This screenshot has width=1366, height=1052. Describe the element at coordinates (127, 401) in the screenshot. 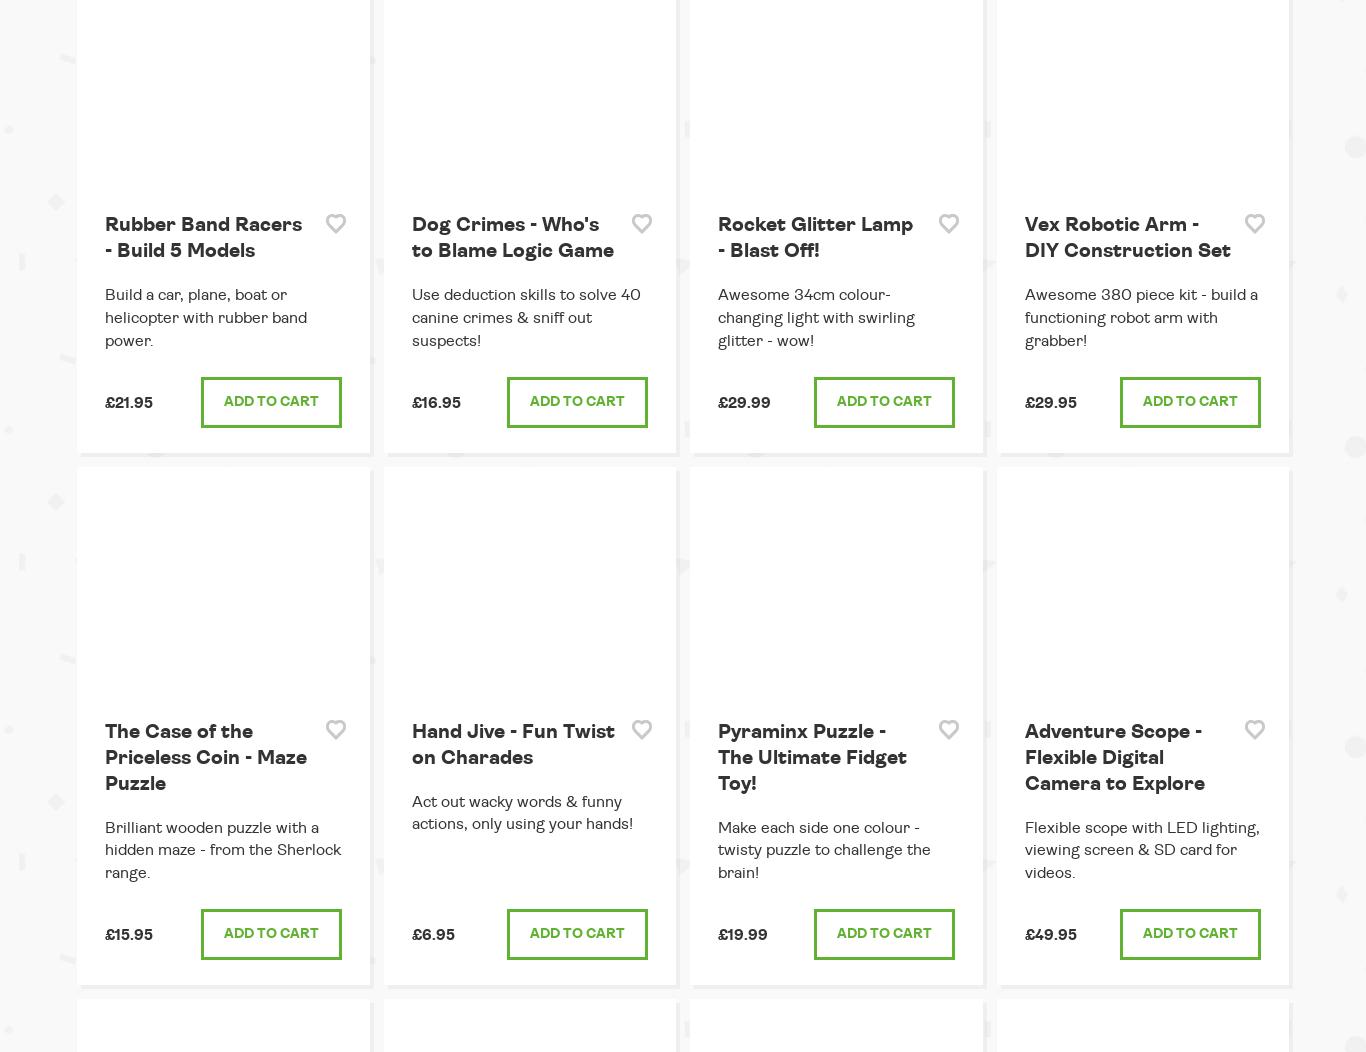

I see `'£21.95'` at that location.